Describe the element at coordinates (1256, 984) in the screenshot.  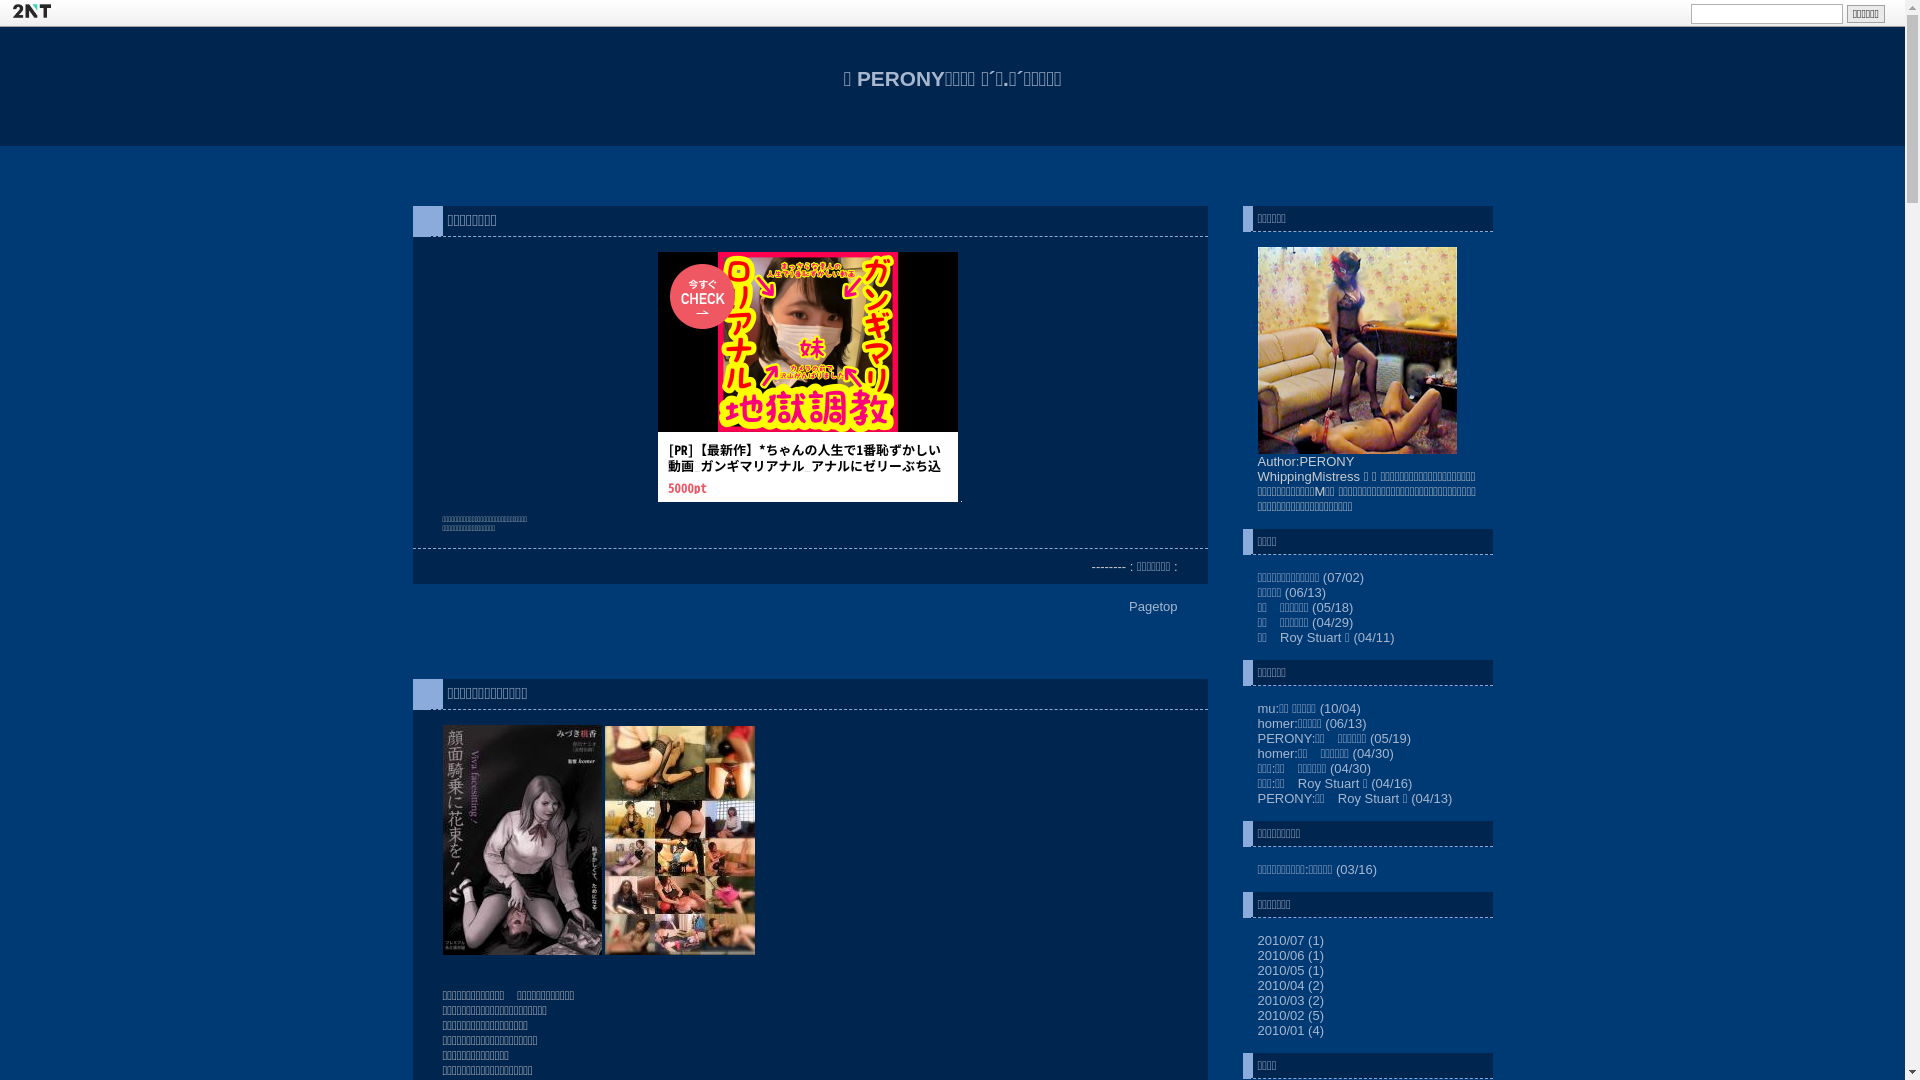
I see `'2010/04 (2)'` at that location.